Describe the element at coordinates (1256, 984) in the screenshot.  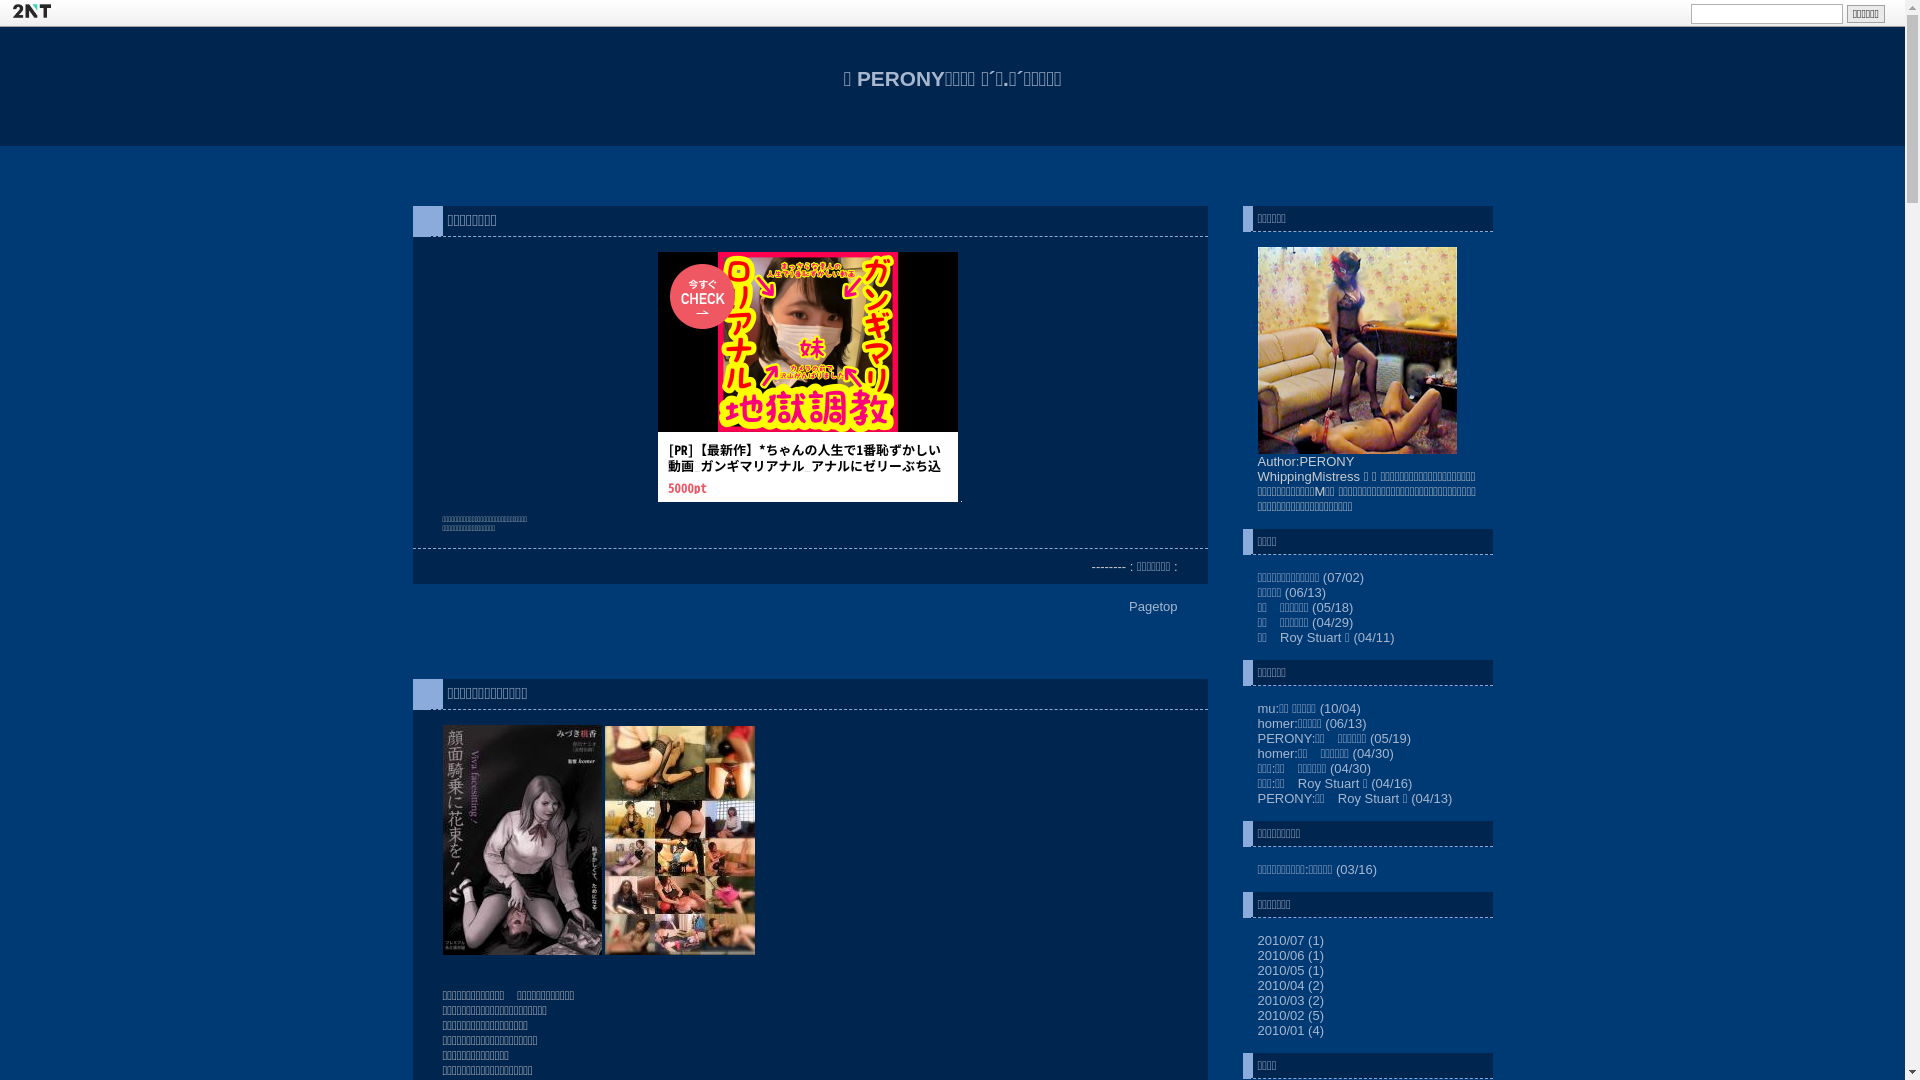
I see `'2010/04 (2)'` at that location.